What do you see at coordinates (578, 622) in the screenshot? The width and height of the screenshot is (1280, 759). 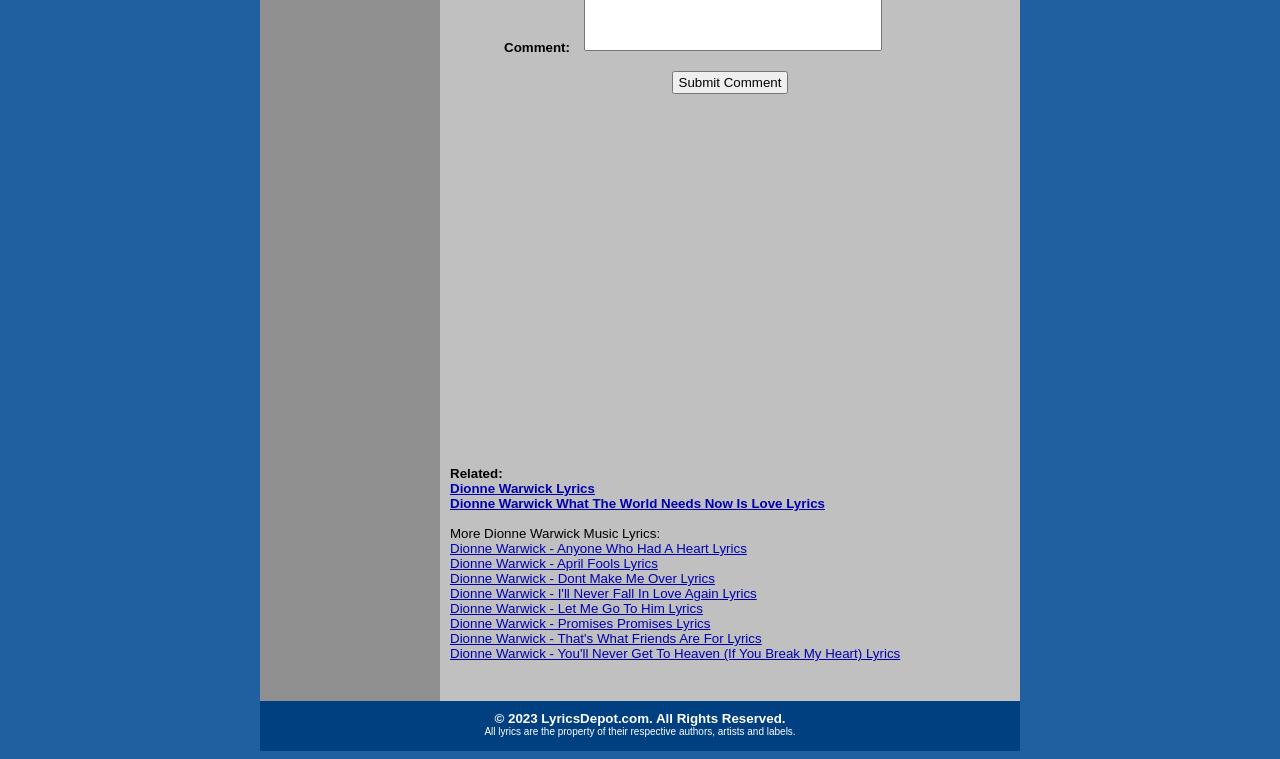 I see `'Dionne Warwick - Promises Promises Lyrics'` at bounding box center [578, 622].